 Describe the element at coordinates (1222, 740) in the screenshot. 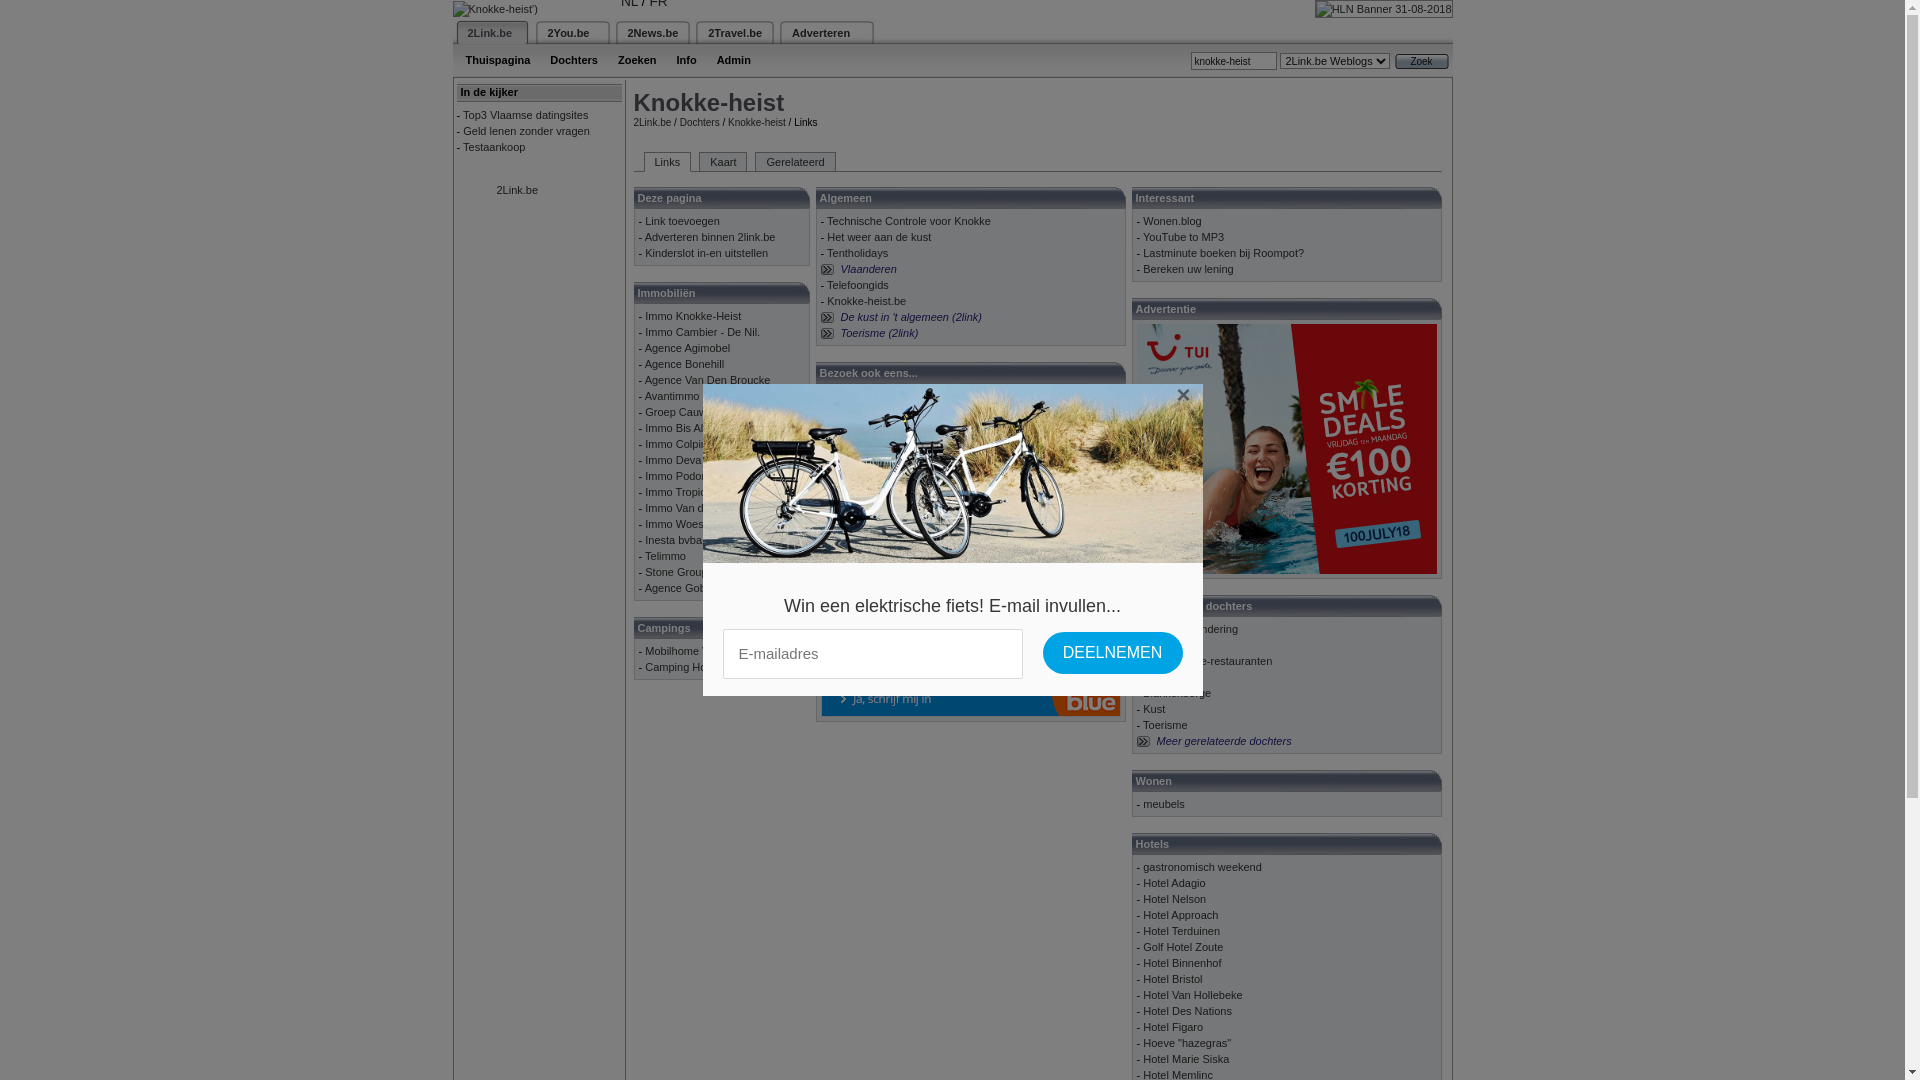

I see `'Meer gerelateerde dochters'` at that location.